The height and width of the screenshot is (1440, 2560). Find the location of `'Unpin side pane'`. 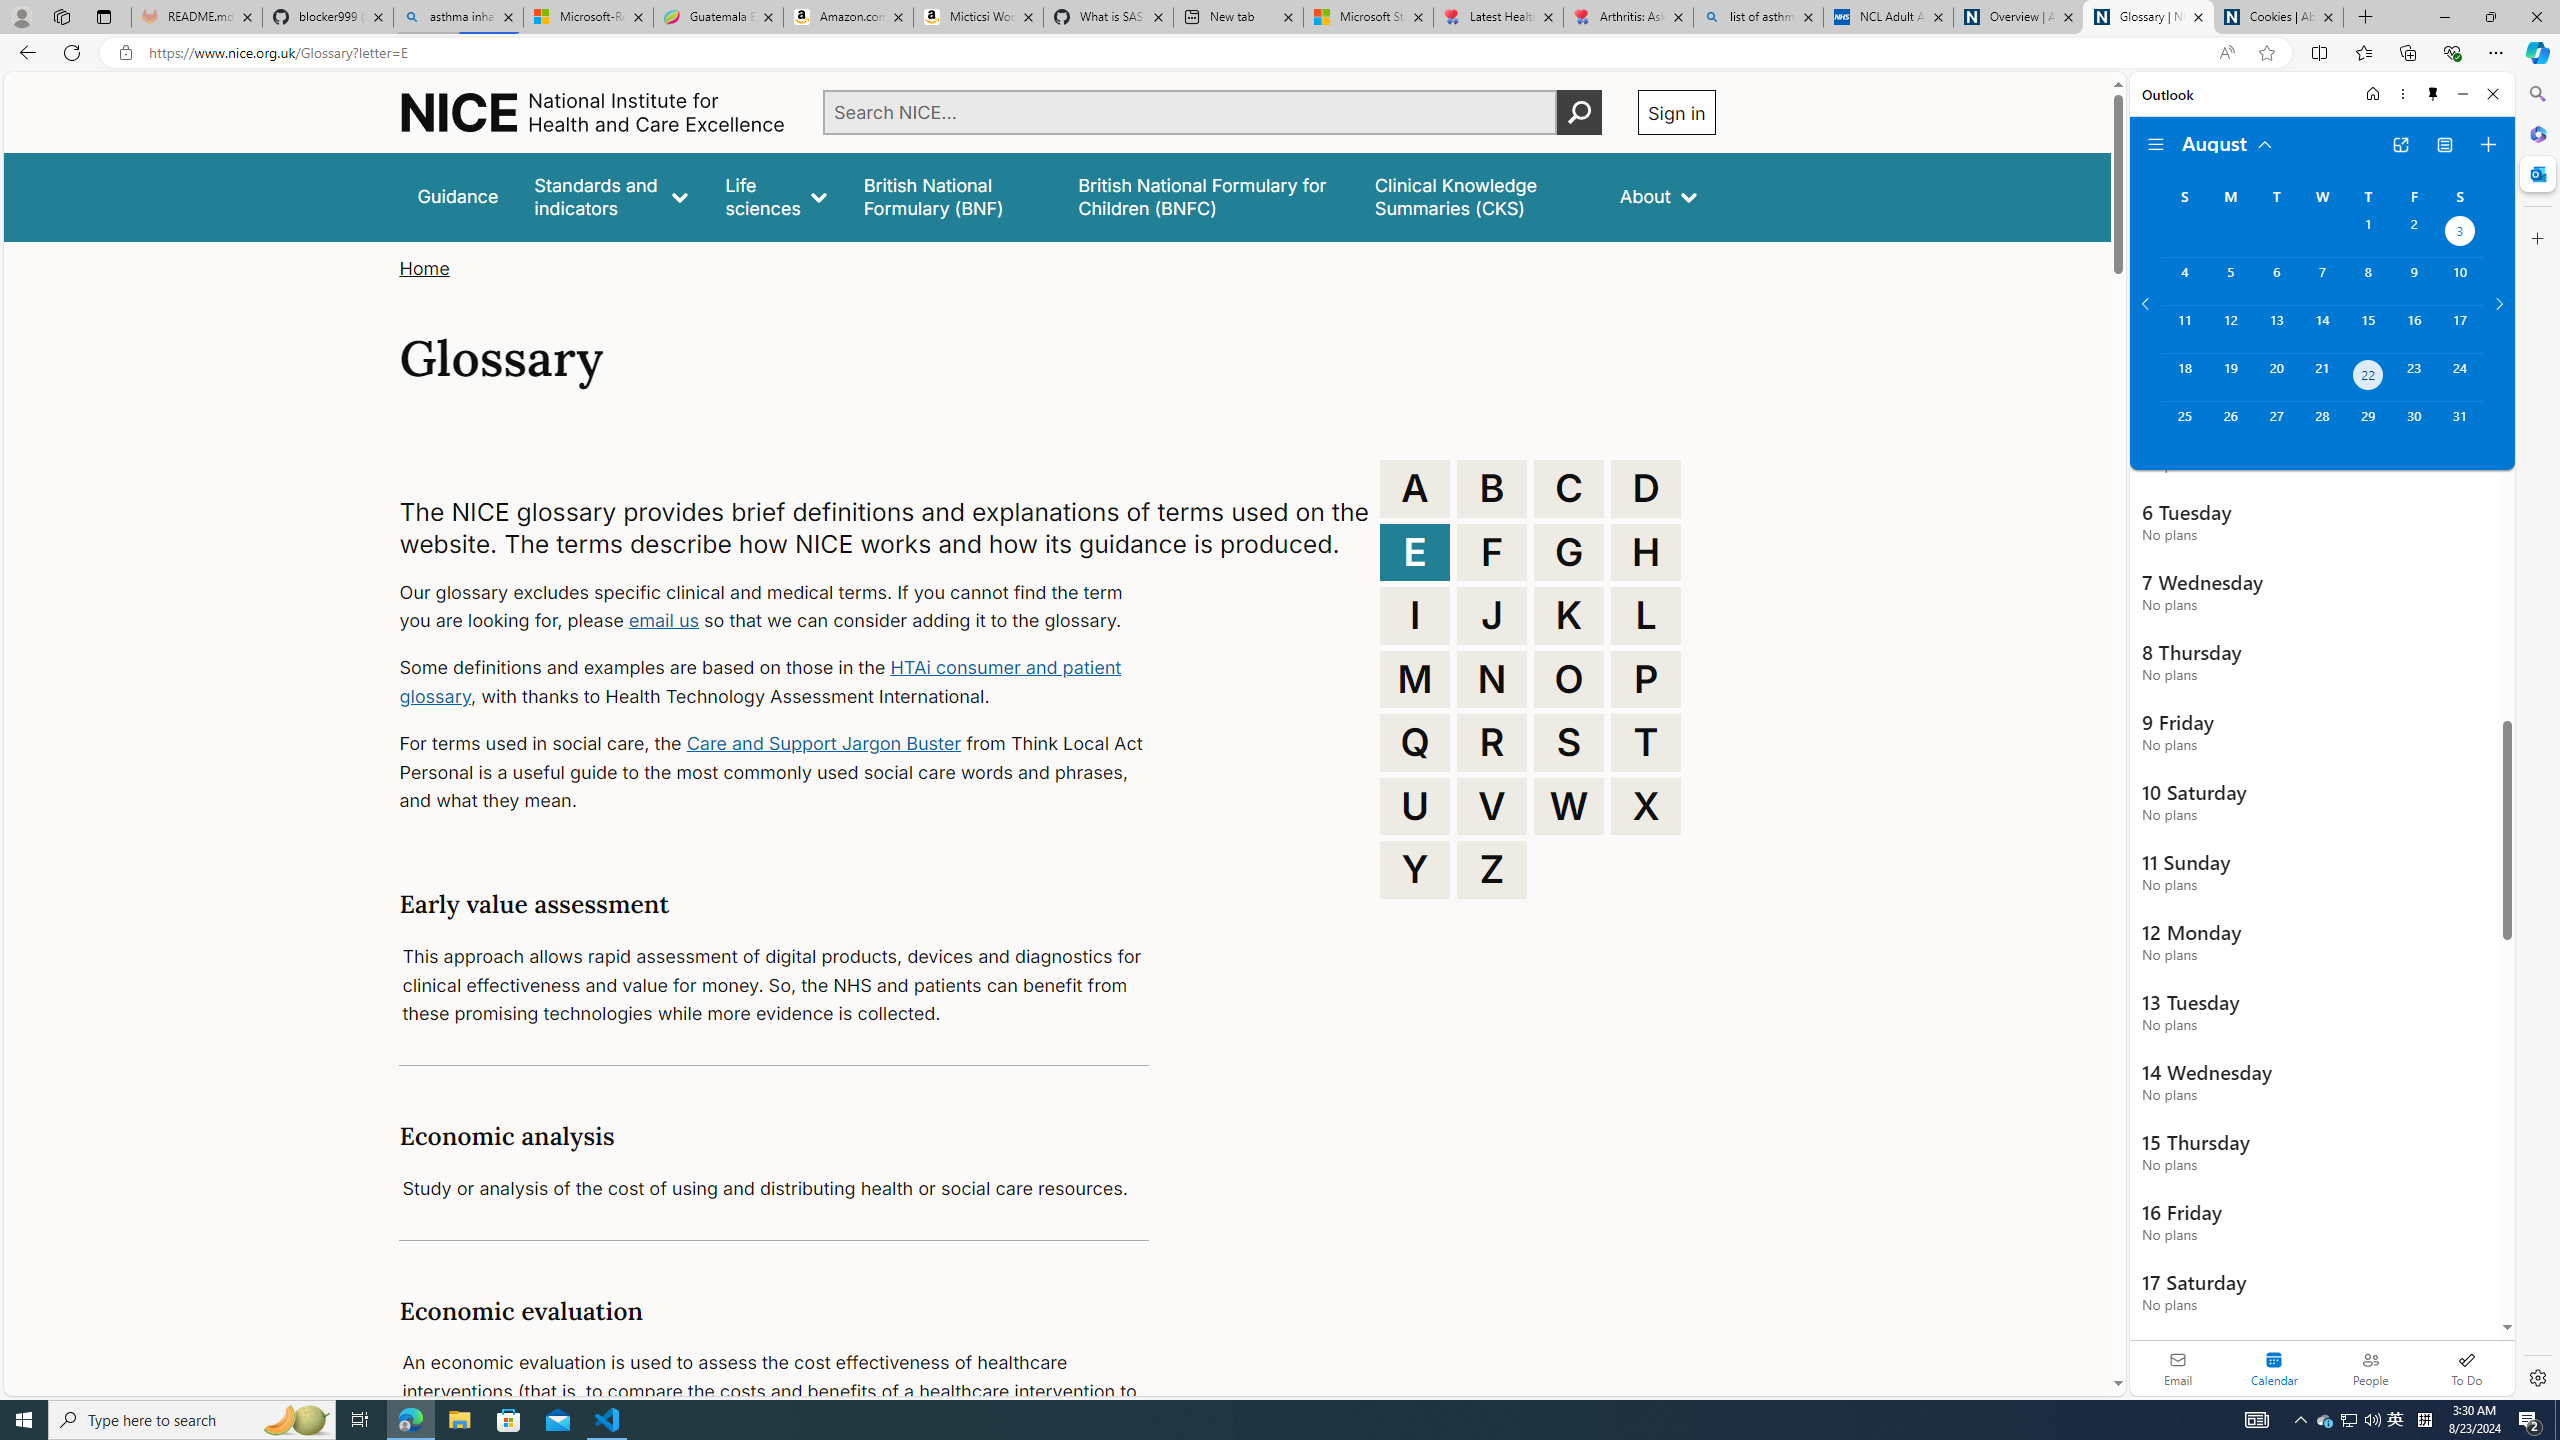

'Unpin side pane' is located at coordinates (2433, 93).